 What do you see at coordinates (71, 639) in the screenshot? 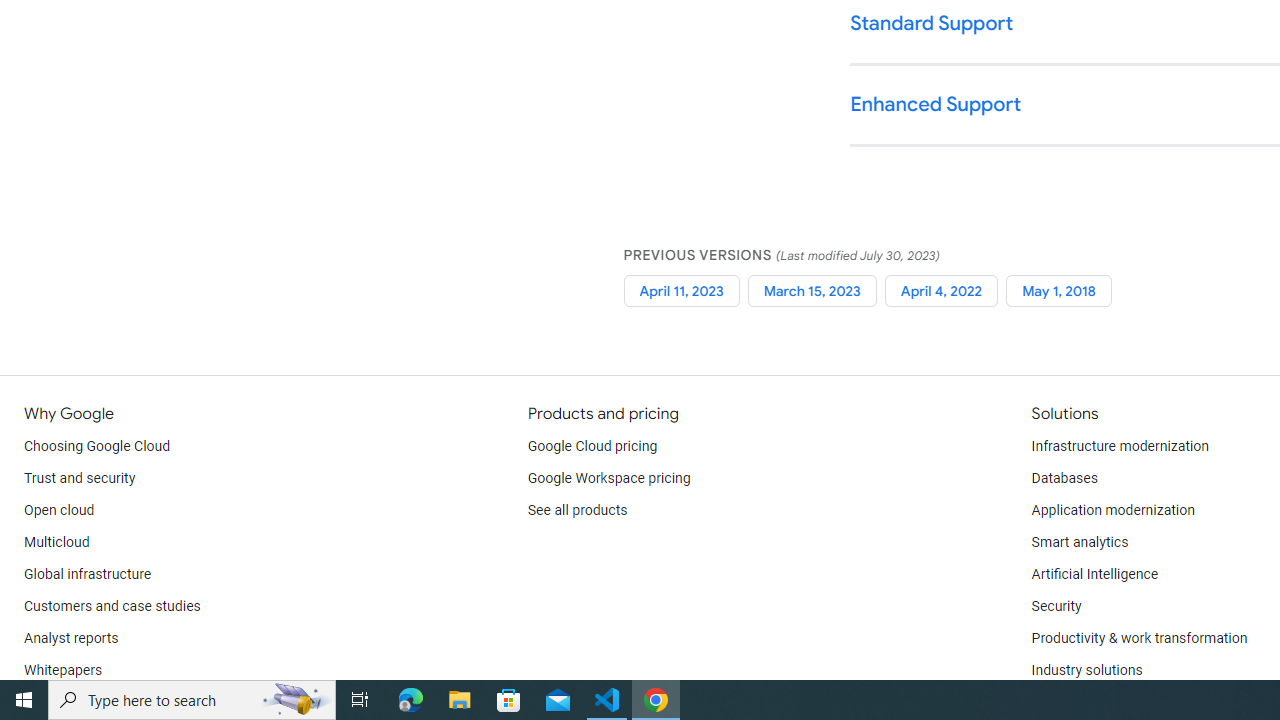
I see `'Analyst reports'` at bounding box center [71, 639].